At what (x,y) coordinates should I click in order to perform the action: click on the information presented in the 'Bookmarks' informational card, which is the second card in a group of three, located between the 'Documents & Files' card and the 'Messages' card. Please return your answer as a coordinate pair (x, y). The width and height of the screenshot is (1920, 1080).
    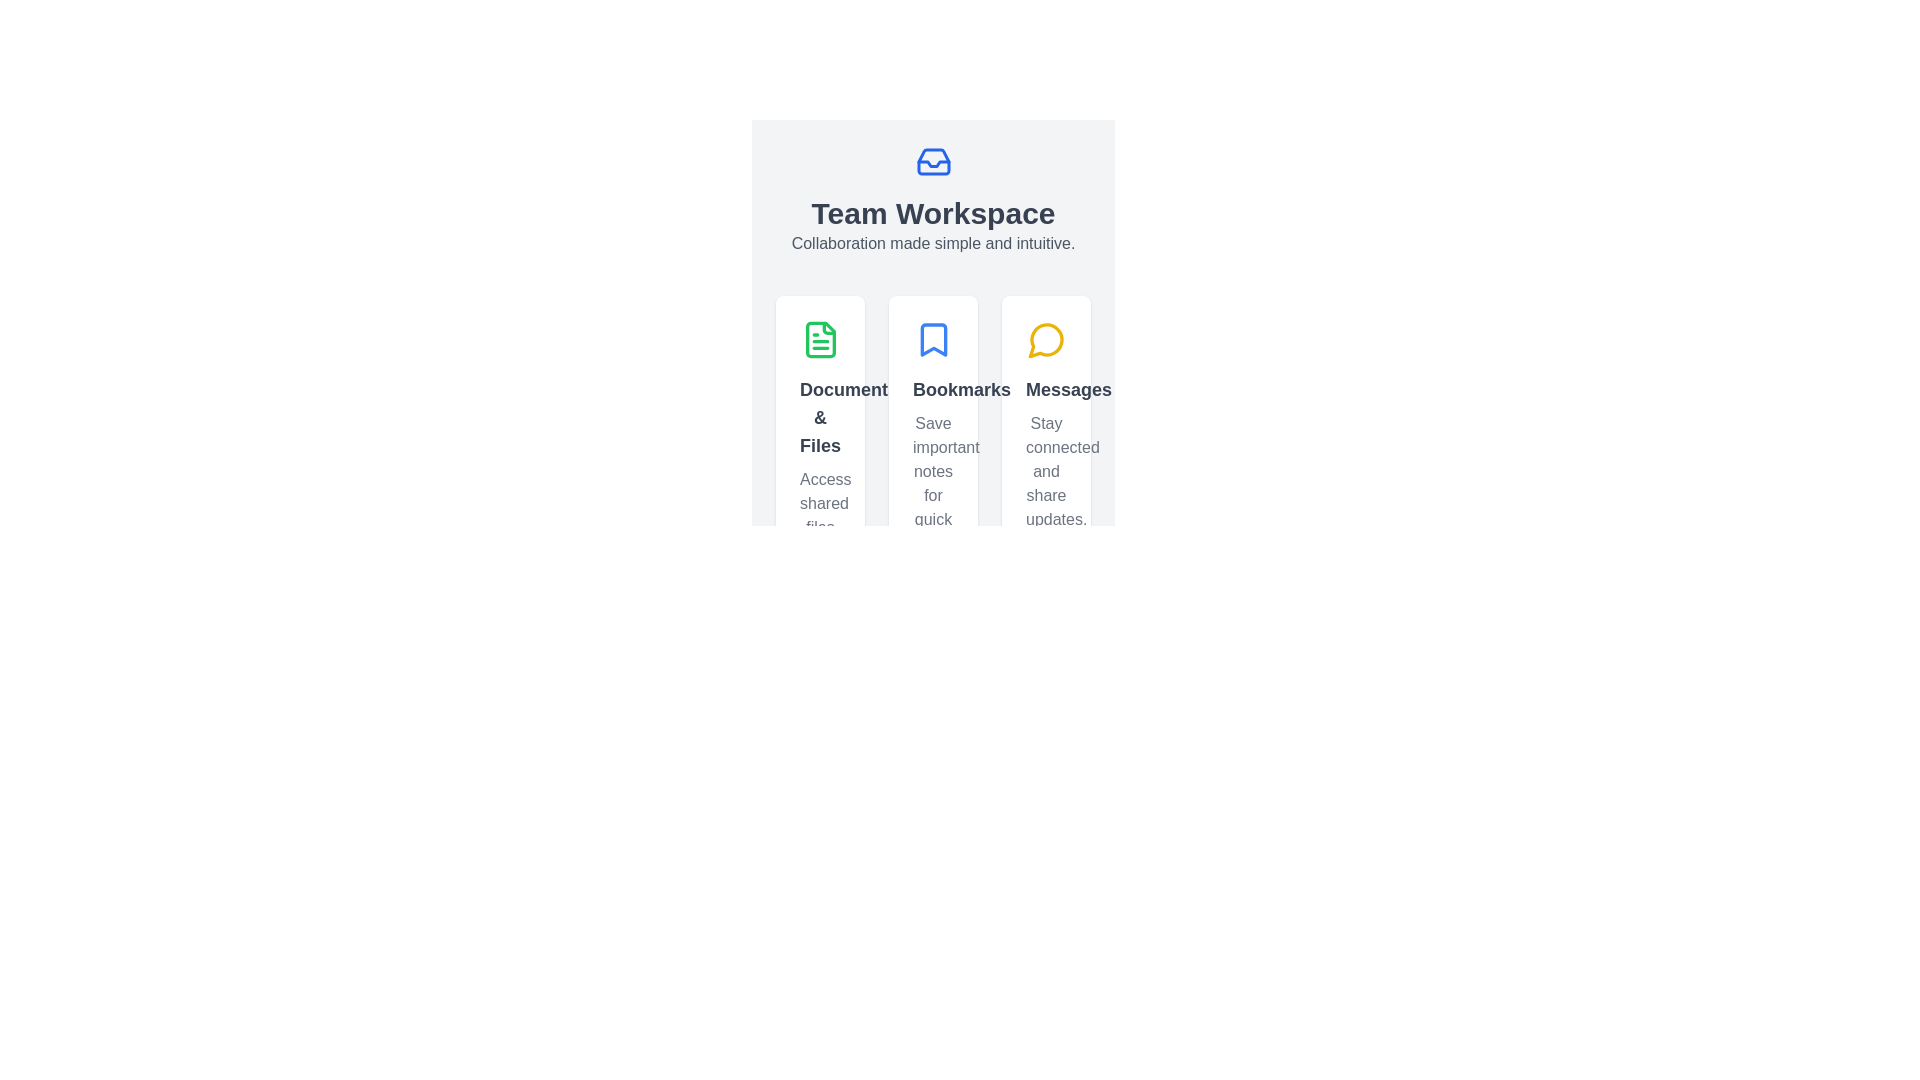
    Looking at the image, I should click on (932, 489).